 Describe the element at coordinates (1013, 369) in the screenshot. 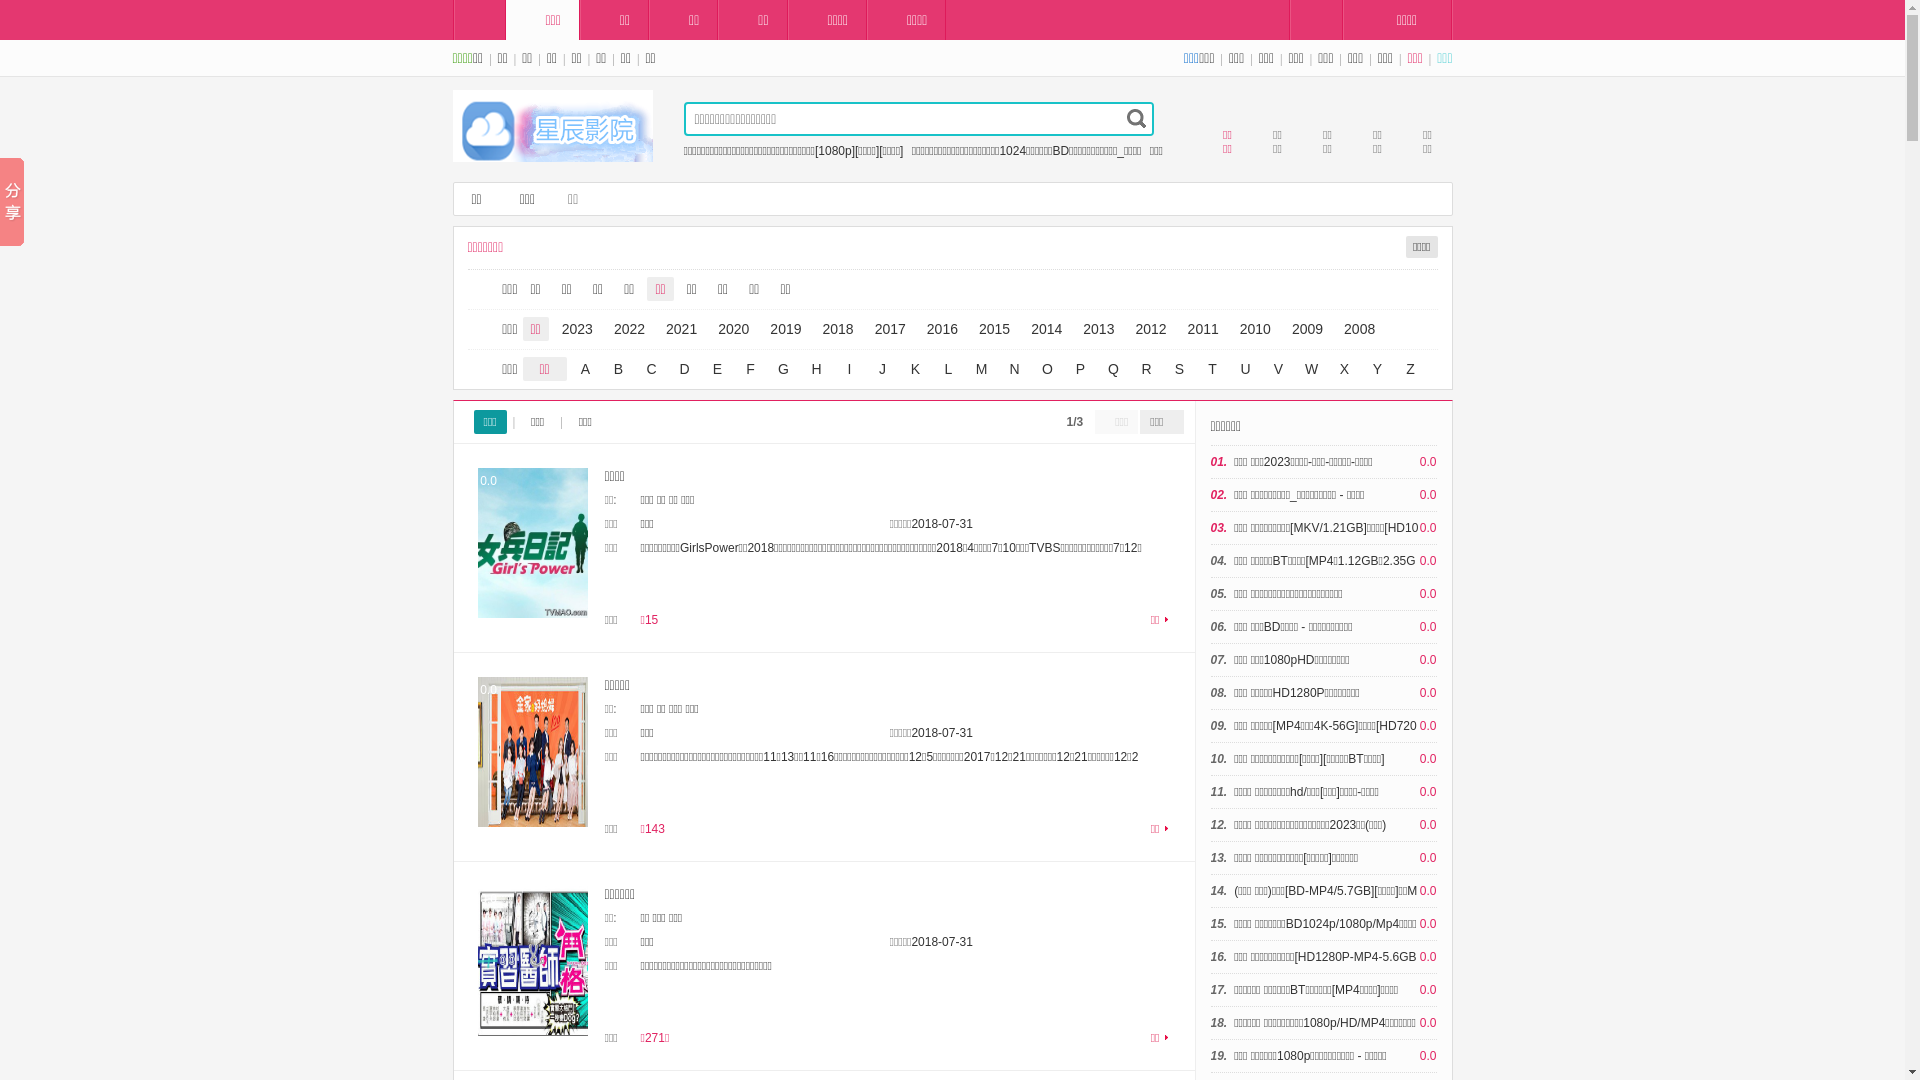

I see `'N'` at that location.